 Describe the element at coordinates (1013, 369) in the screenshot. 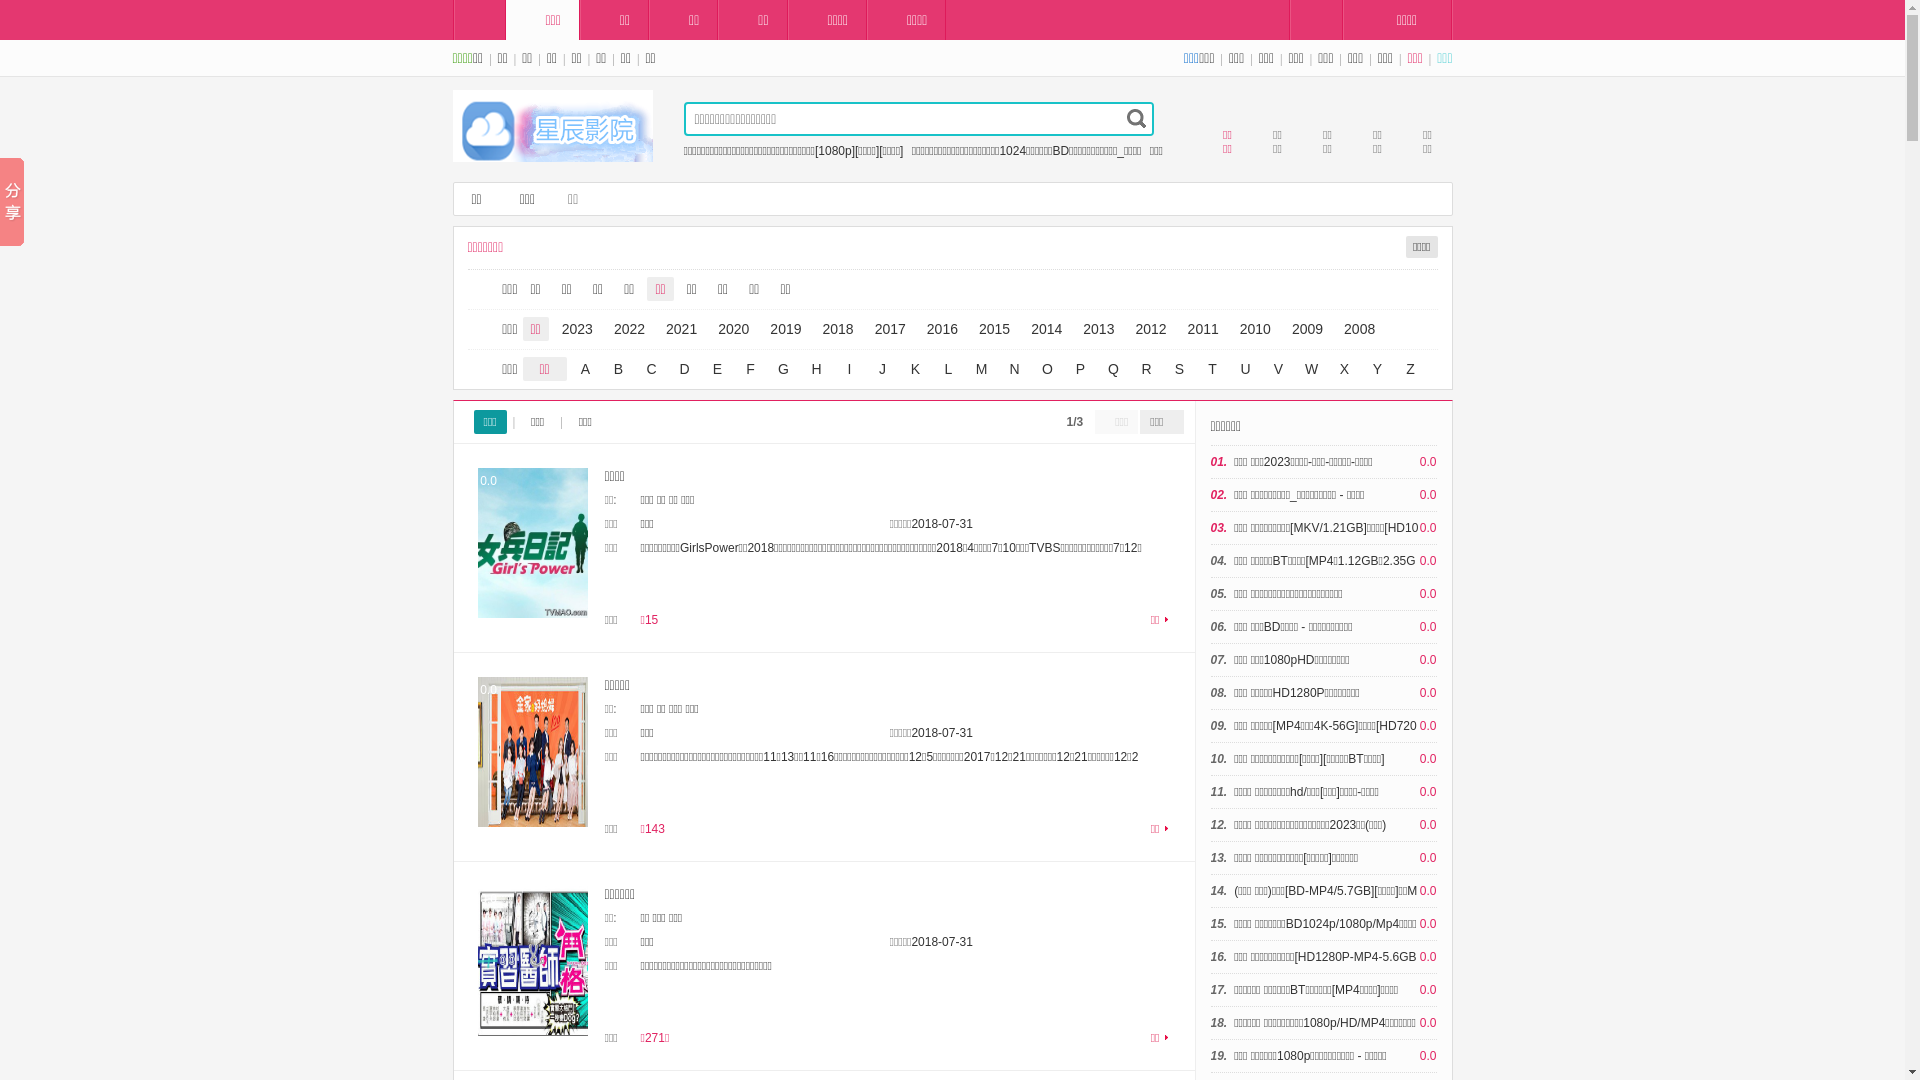

I see `'N'` at that location.